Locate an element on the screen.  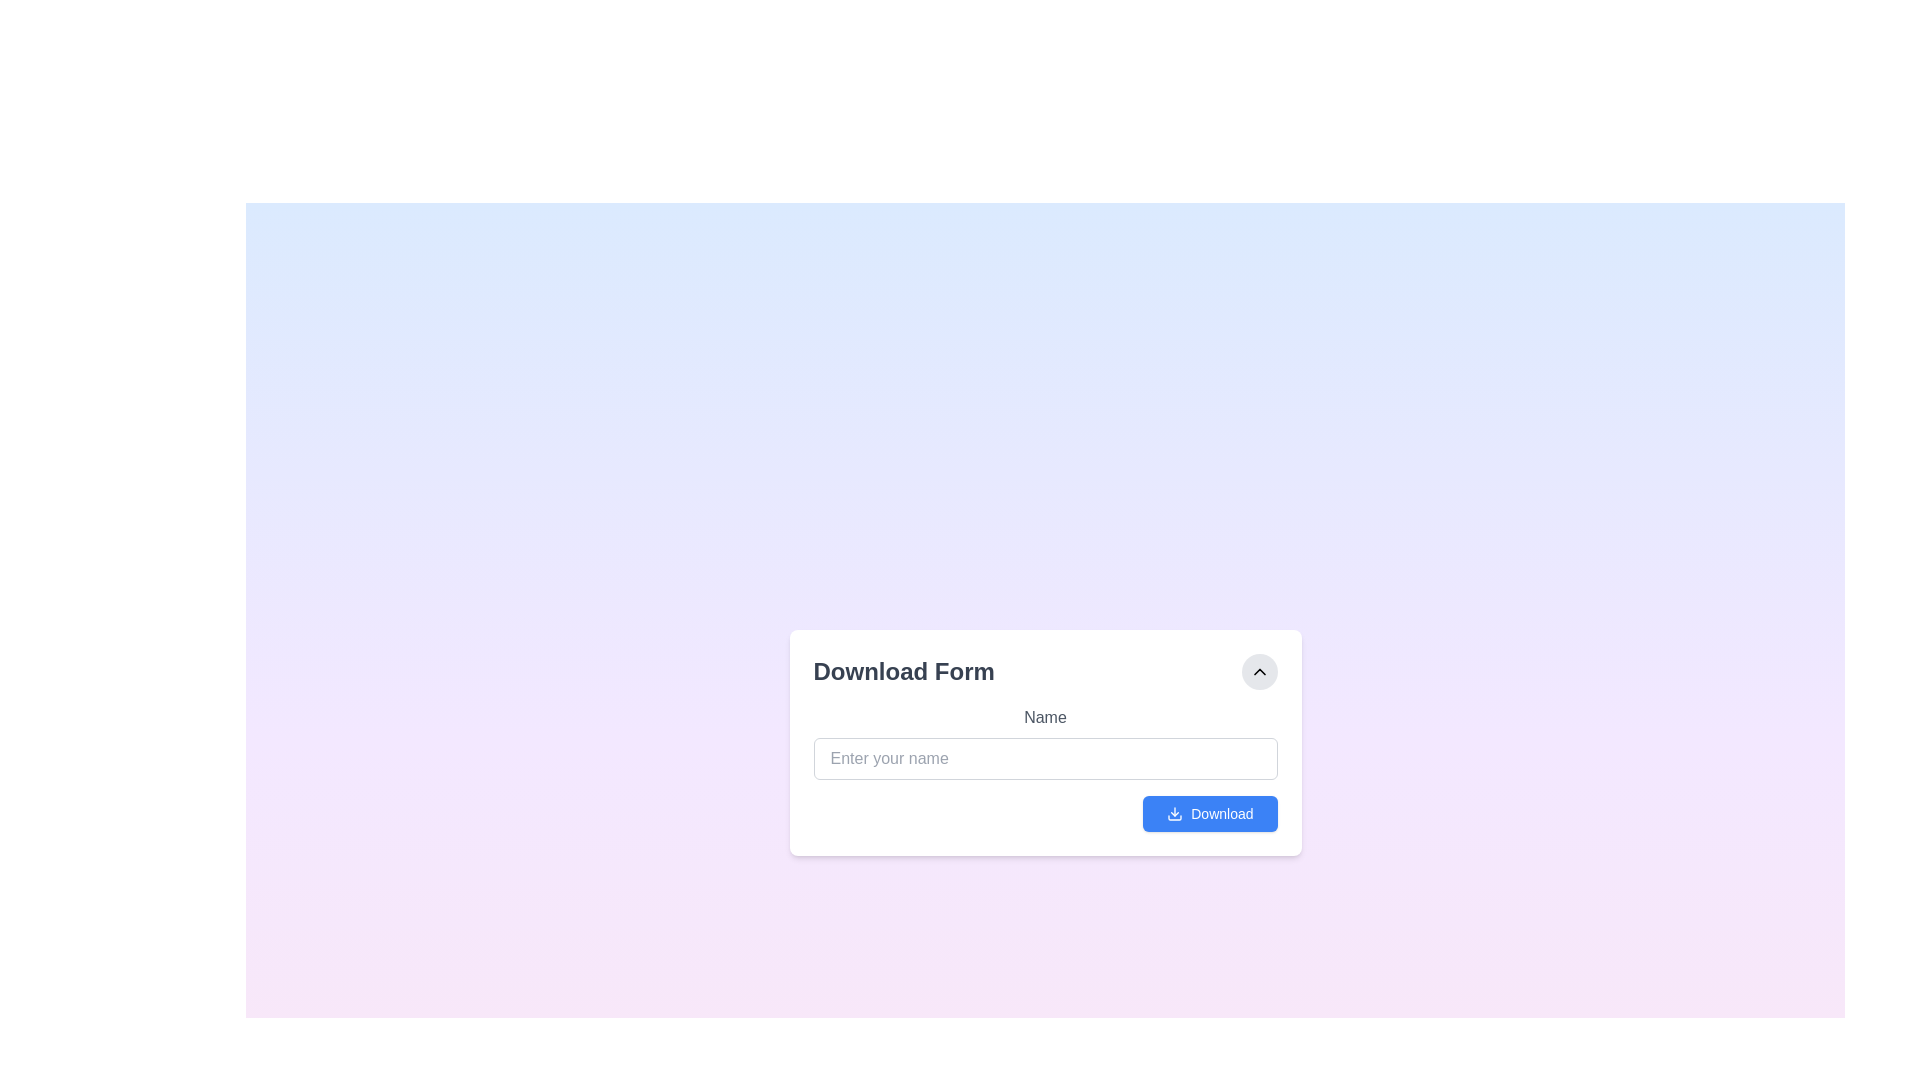
the collapse or scroll-up button located to the right of the 'Download Form' text, positioned at the top-right corner of the white card interface is located at coordinates (1258, 671).